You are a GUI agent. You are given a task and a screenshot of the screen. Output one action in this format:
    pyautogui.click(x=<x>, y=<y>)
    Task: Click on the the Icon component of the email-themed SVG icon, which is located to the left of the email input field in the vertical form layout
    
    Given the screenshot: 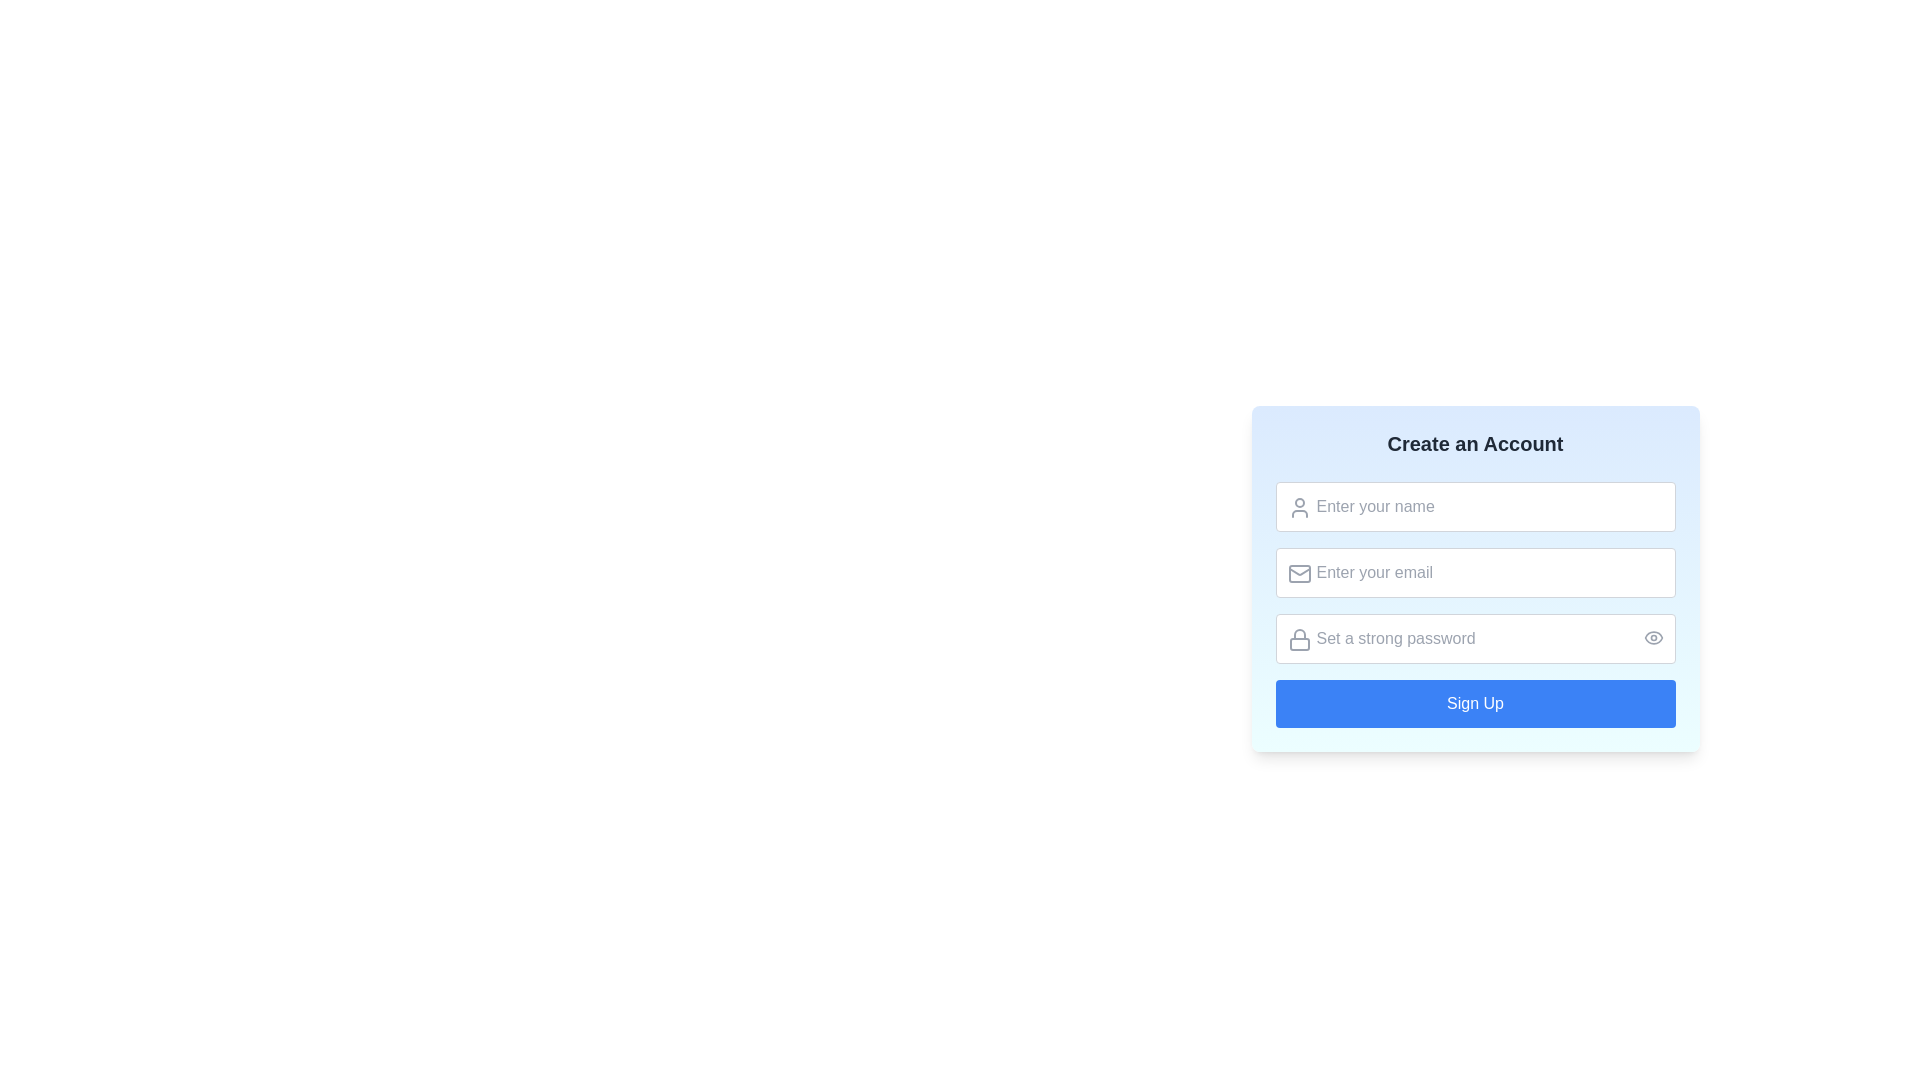 What is the action you would take?
    pyautogui.click(x=1299, y=574)
    